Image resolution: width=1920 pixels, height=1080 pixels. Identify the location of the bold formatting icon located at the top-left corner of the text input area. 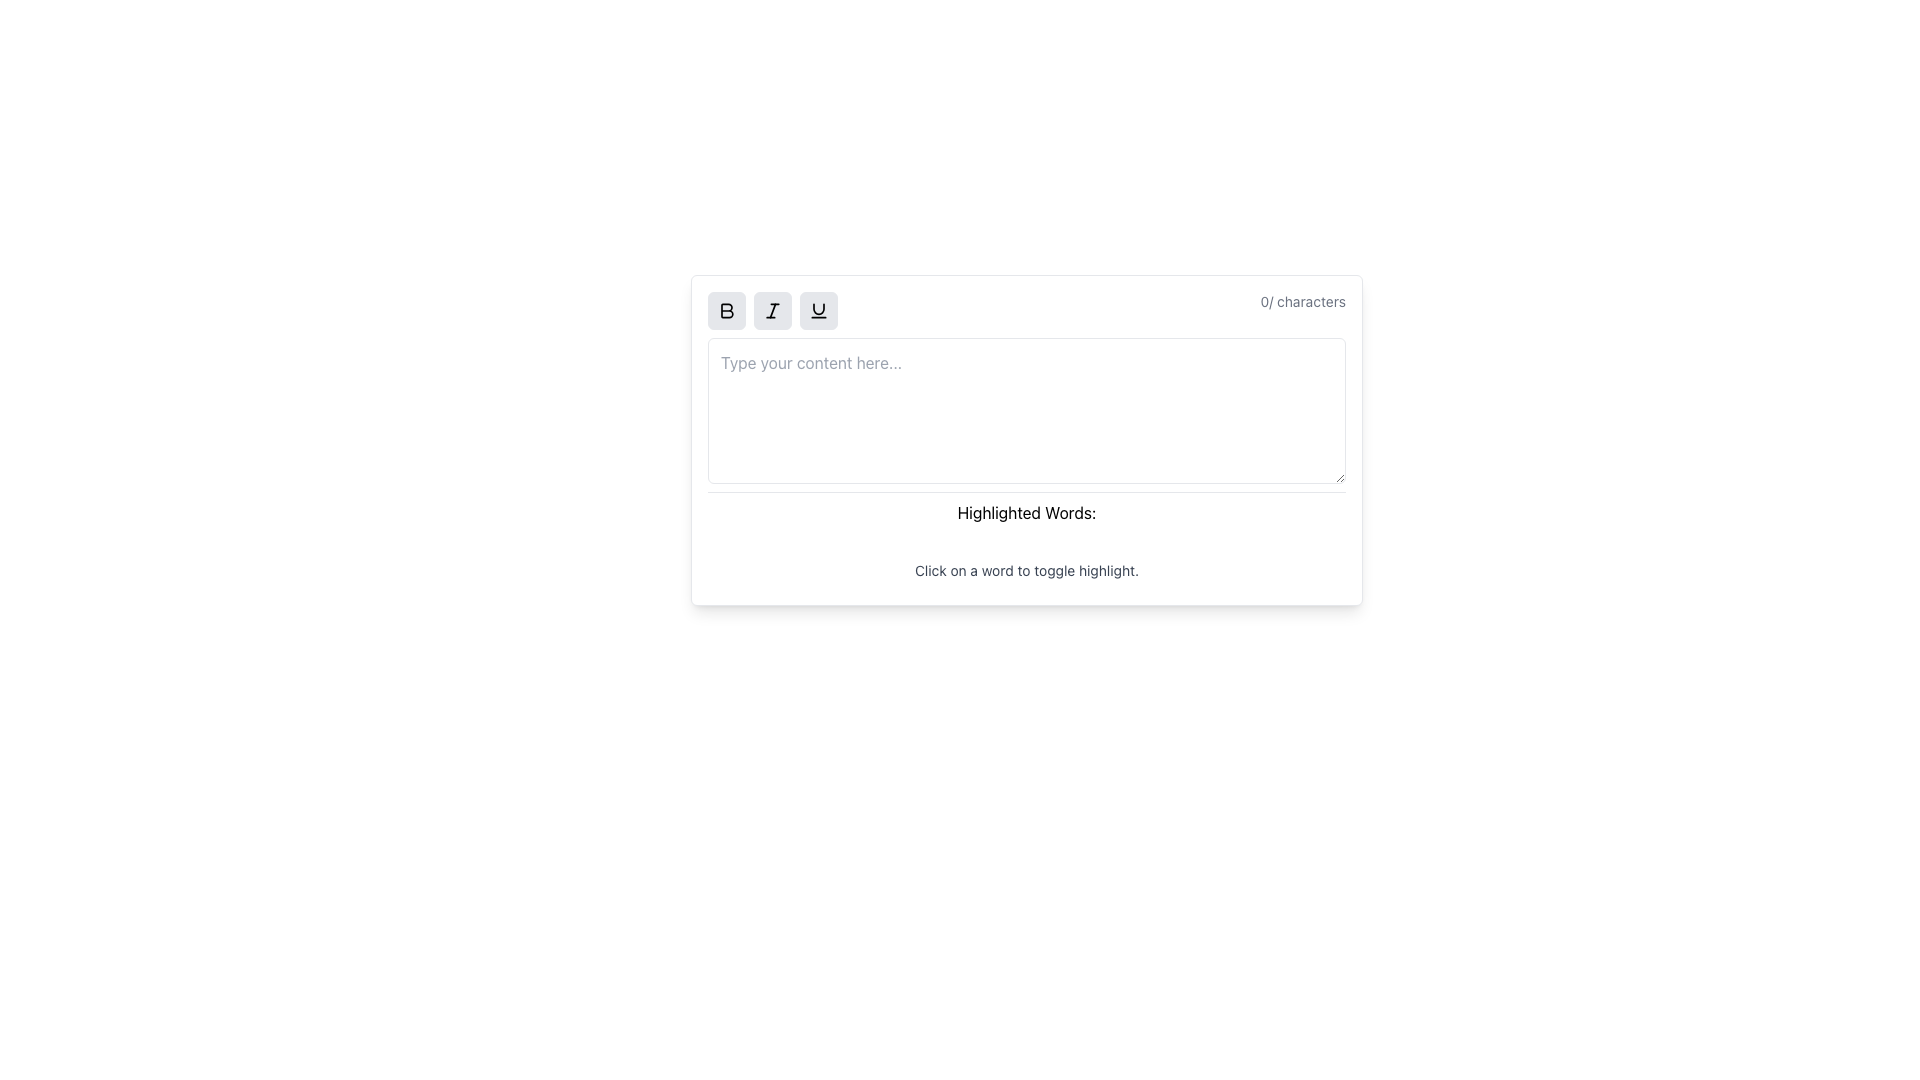
(725, 311).